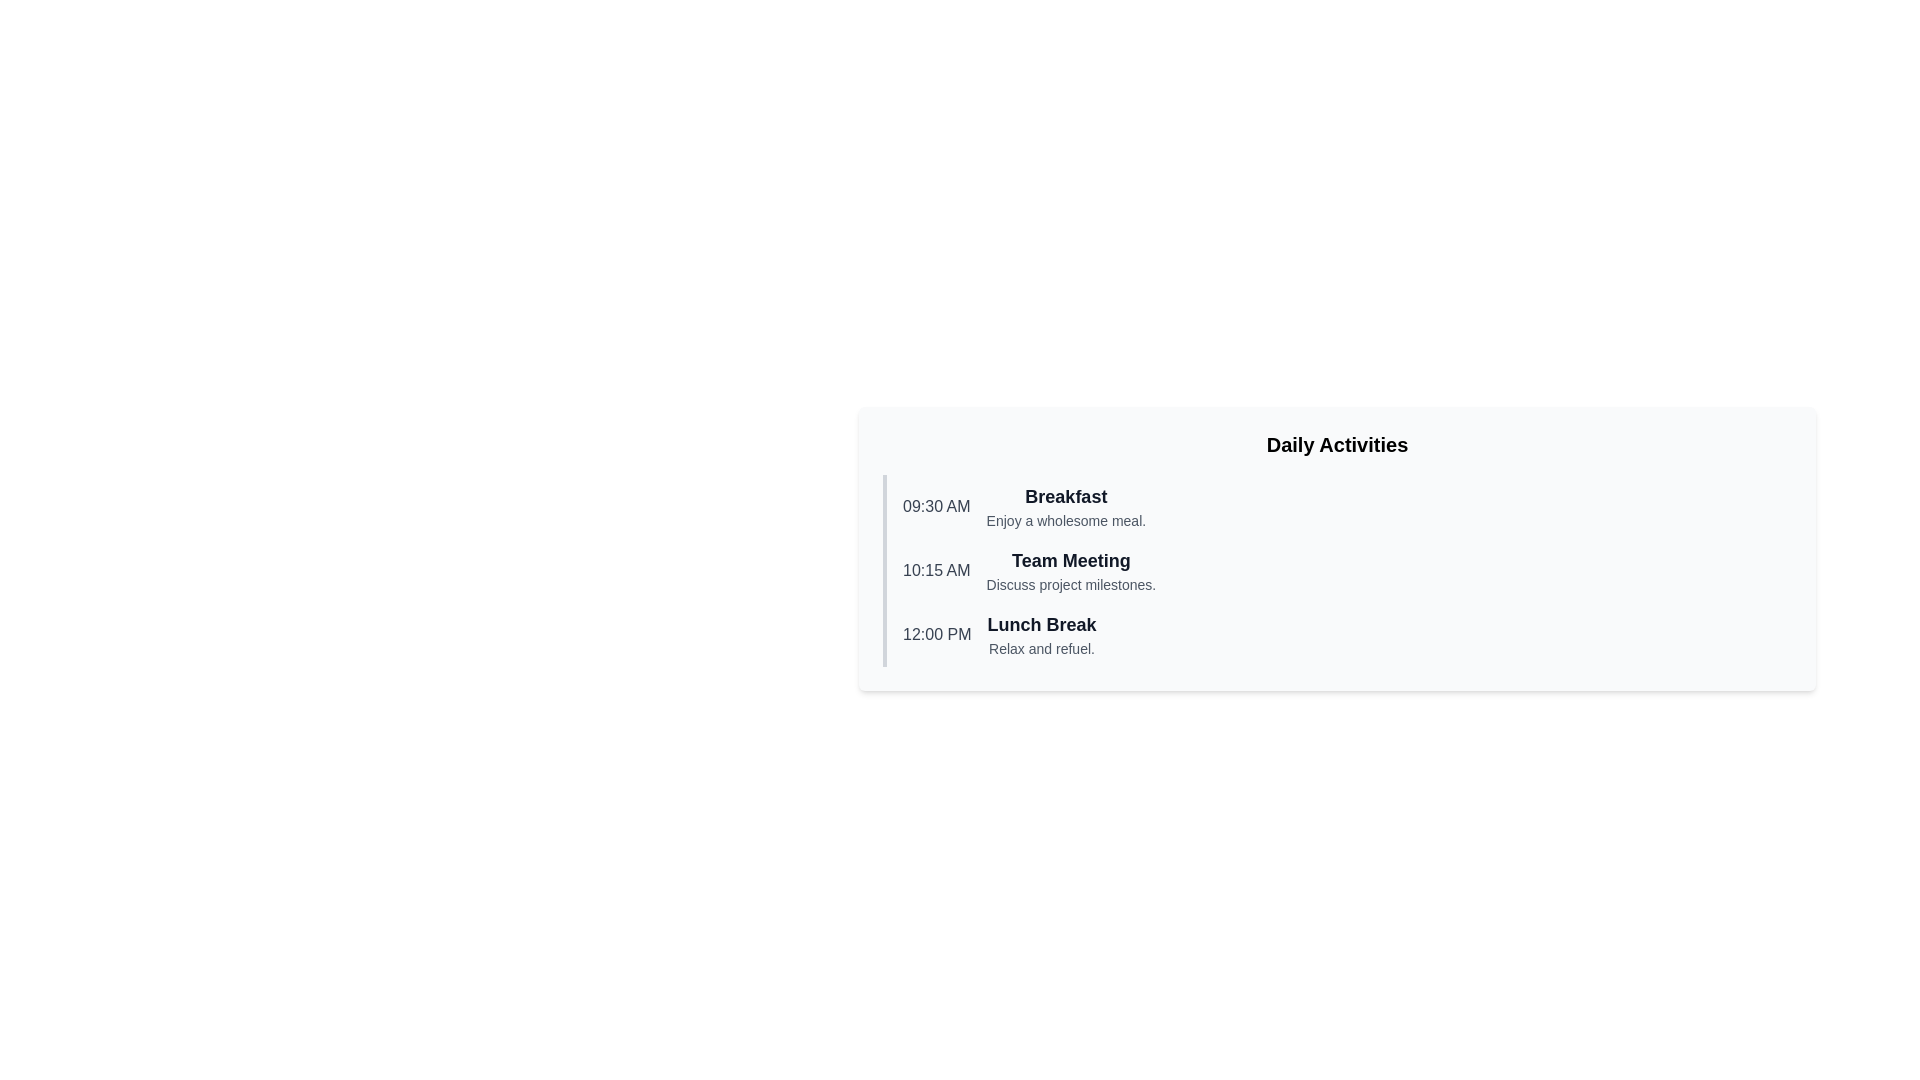 This screenshot has width=1920, height=1080. I want to click on descriptive text label located beneath the 'Breakfast' title in the timetable UI section, so click(1065, 519).